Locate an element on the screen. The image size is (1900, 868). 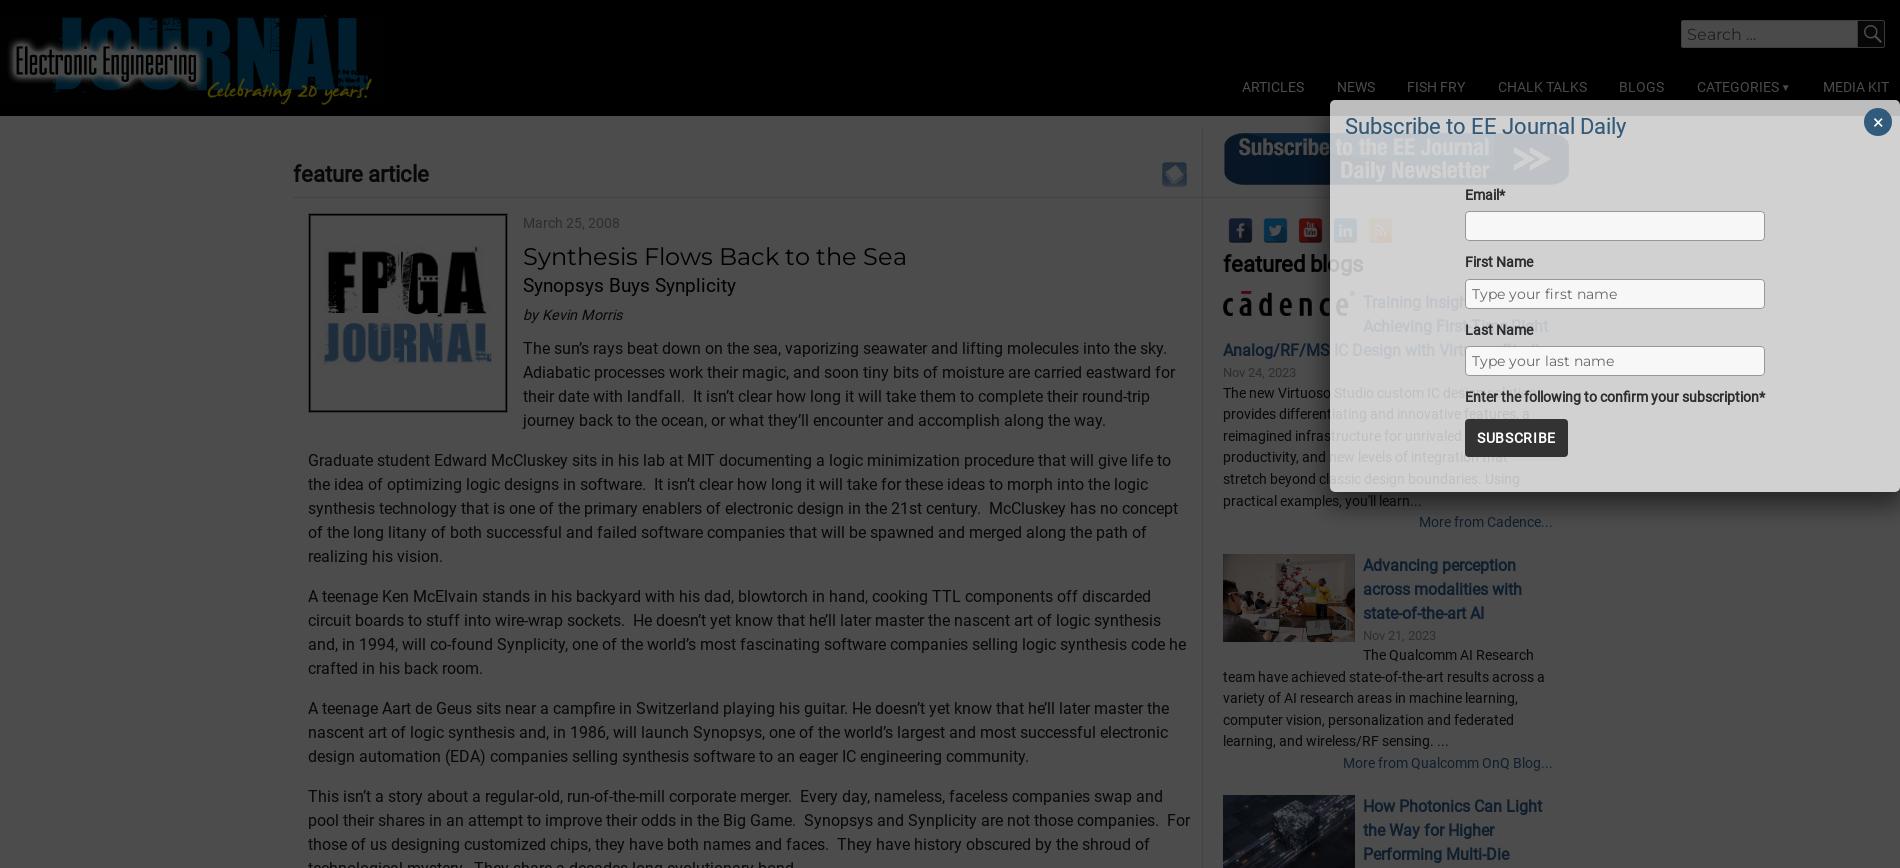
'Subscribe' is located at coordinates (1516, 437).